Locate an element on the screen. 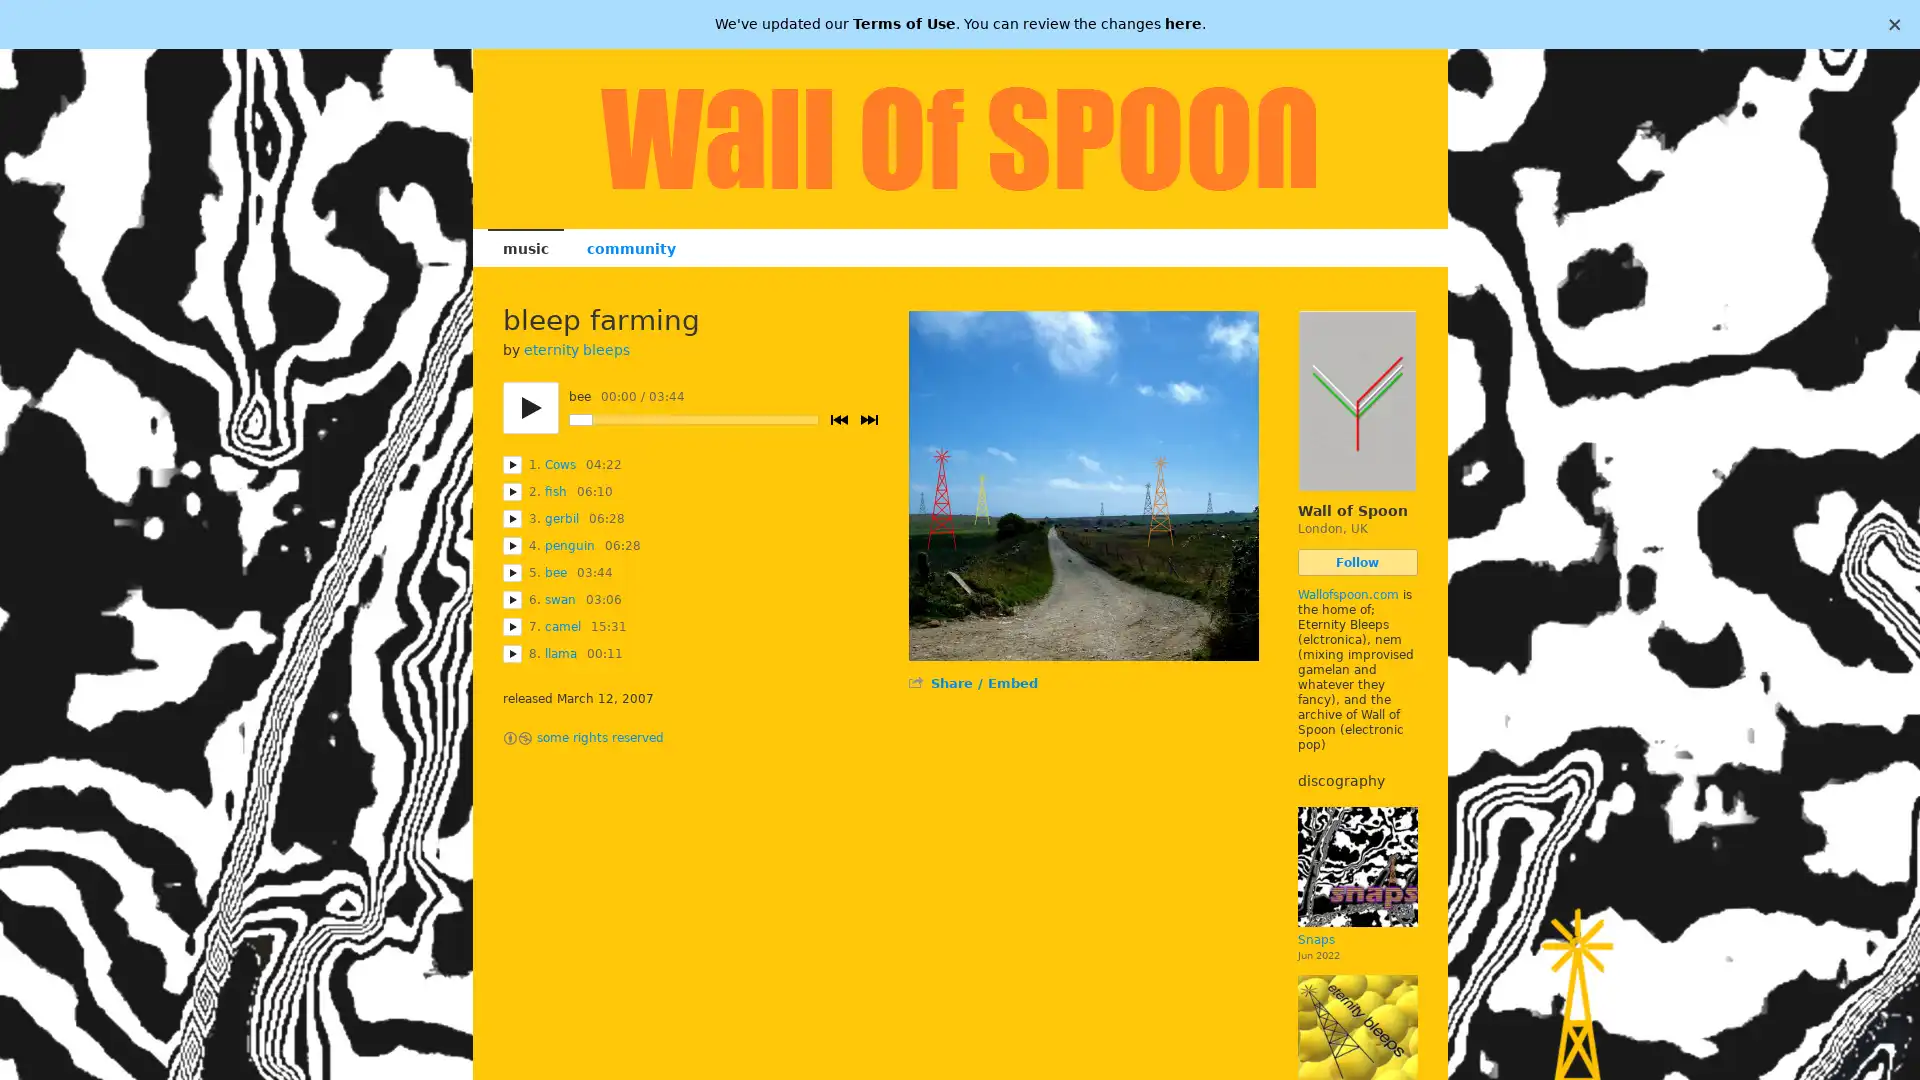 Image resolution: width=1920 pixels, height=1080 pixels. Play bee is located at coordinates (511, 573).